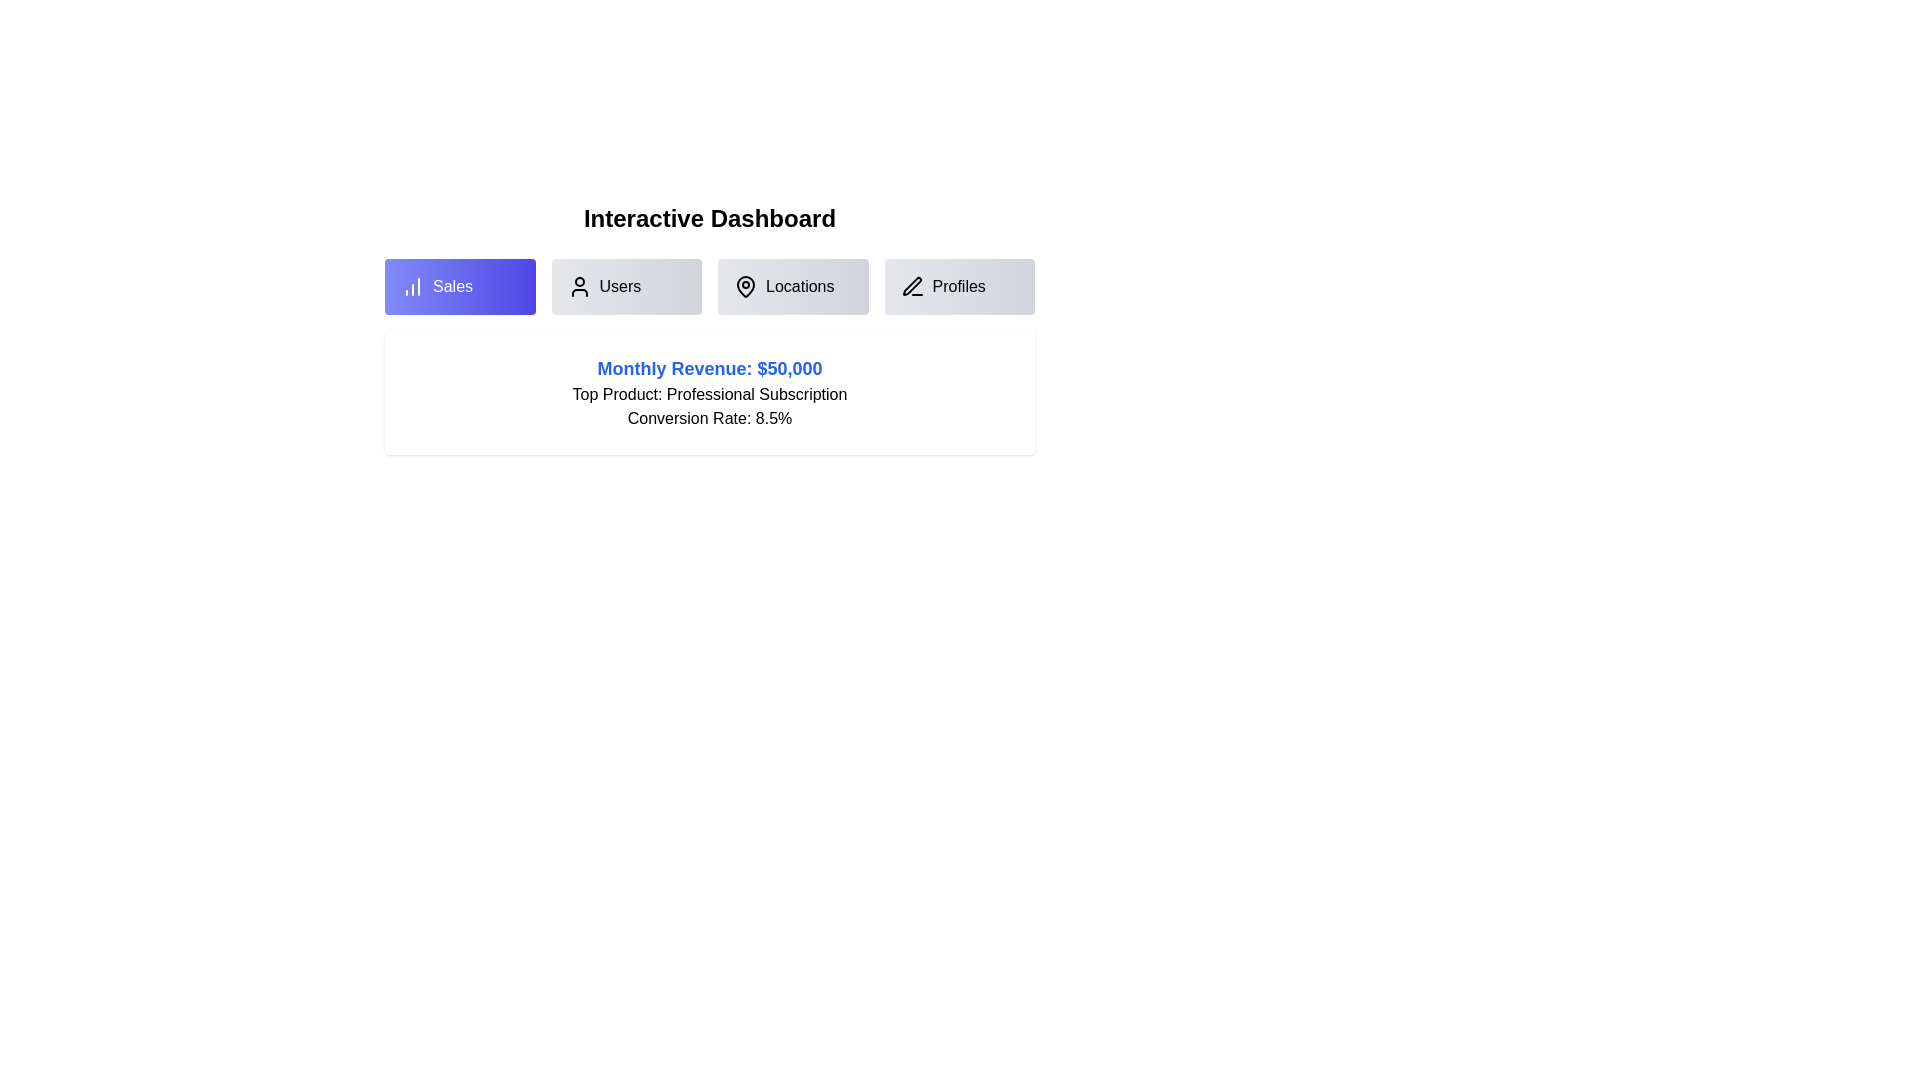 The image size is (1920, 1080). I want to click on the icon integrated within the 'Users' button, which indicates user-related settings or data, so click(578, 286).